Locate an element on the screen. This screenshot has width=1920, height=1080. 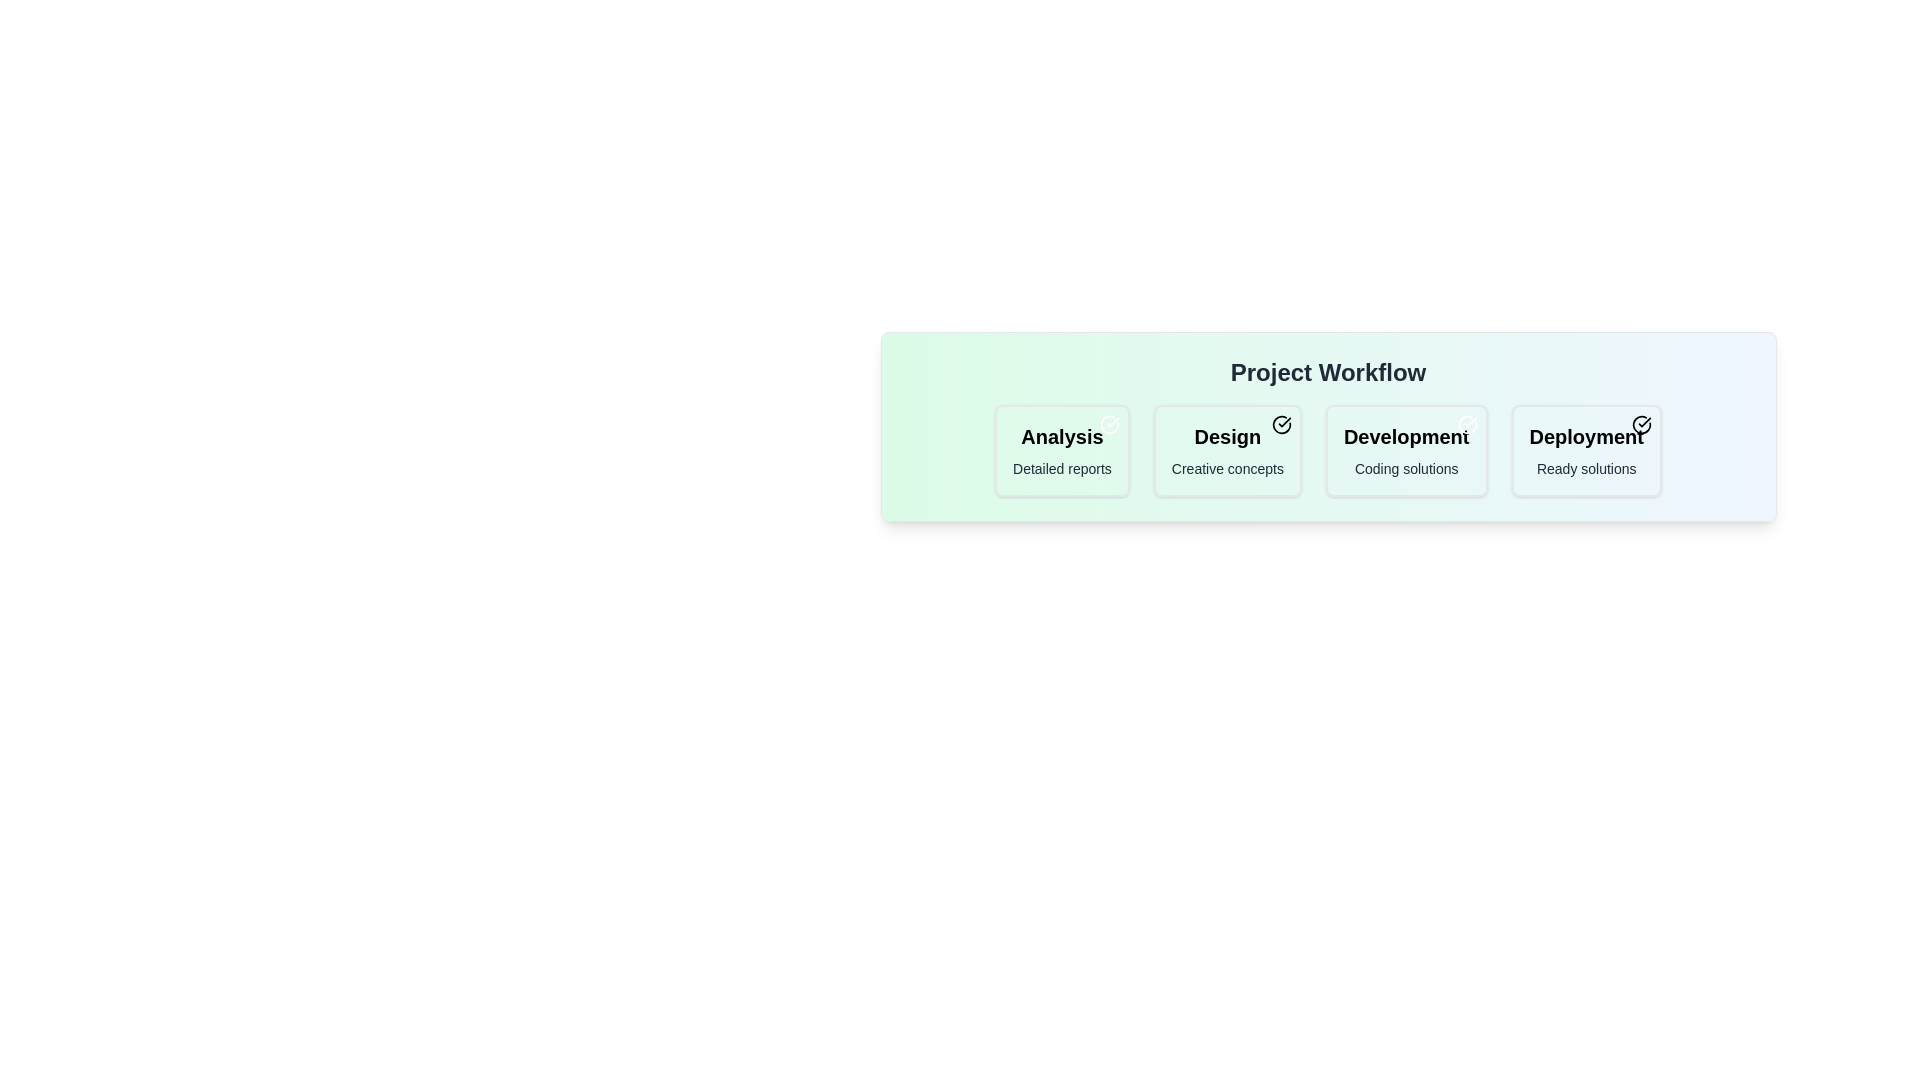
the chip labeled 'Analysis' is located at coordinates (1061, 451).